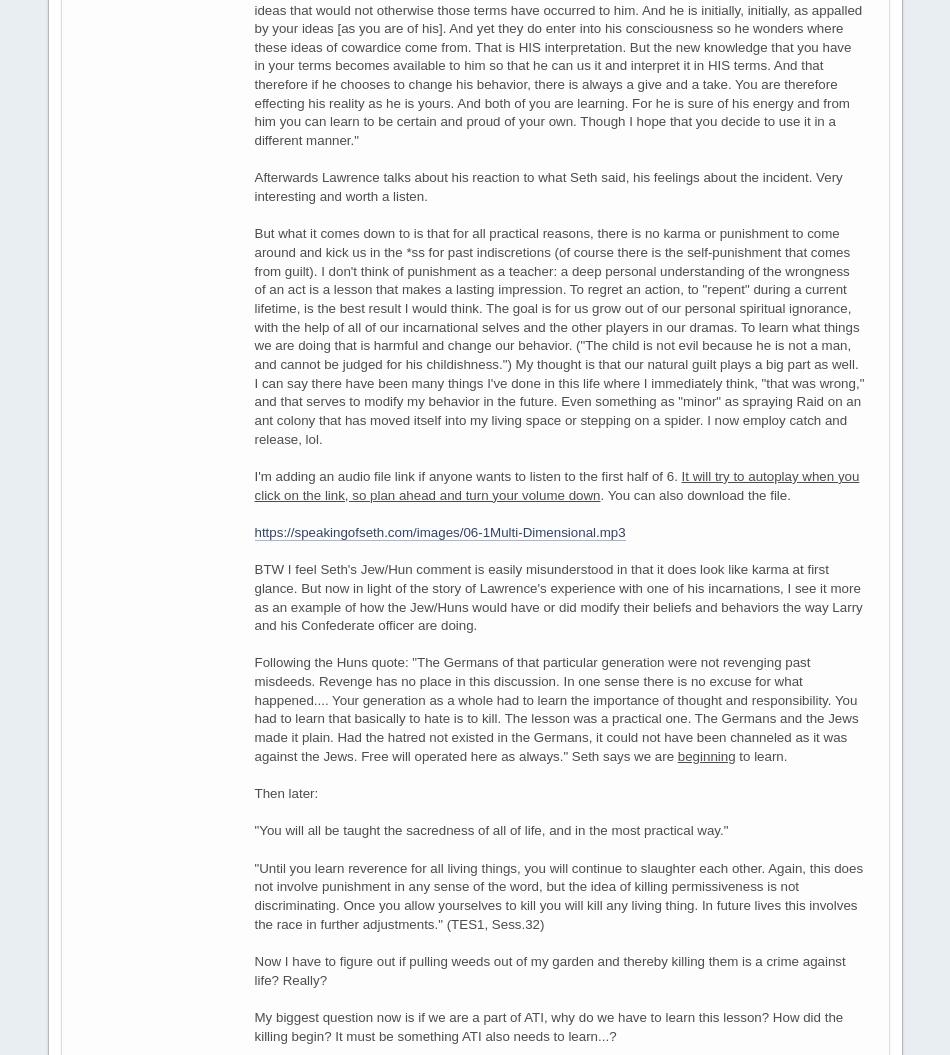 This screenshot has height=1055, width=950. What do you see at coordinates (558, 335) in the screenshot?
I see `'But what it comes down to is that for all practical reasons, there is no karma or punishment to come around and kick us in the *ss for past indiscretions (of course there is the self-punishment that comes from guilt). I don't think of punishment as a teacher: a deep personal understanding of the wrongness of an act is a lesson that makes a lasting impression. To regret an action, to "repent" during a current lifetime, is the best result I would think. The goal is for us grow out of our personal spiritual ignorance, with the help of all of our incarnational selves and the other players in our dramas. To learn what things we are doing that is harmful and change our behavior. ("The child is not evil because he is not a man, and cannot be judged for his childishness.") My thought is that our natural guilt plays a big part as well. I can say there have been many things I've done in this life where I immediately think, "that was wrong," and that serves to modify my behavior in the future. Even something as "minor" as spraying Raid on an ant colony that has moved itself into my living space or stepping on a spider. I now employ catch and release, lol.'` at bounding box center [558, 335].